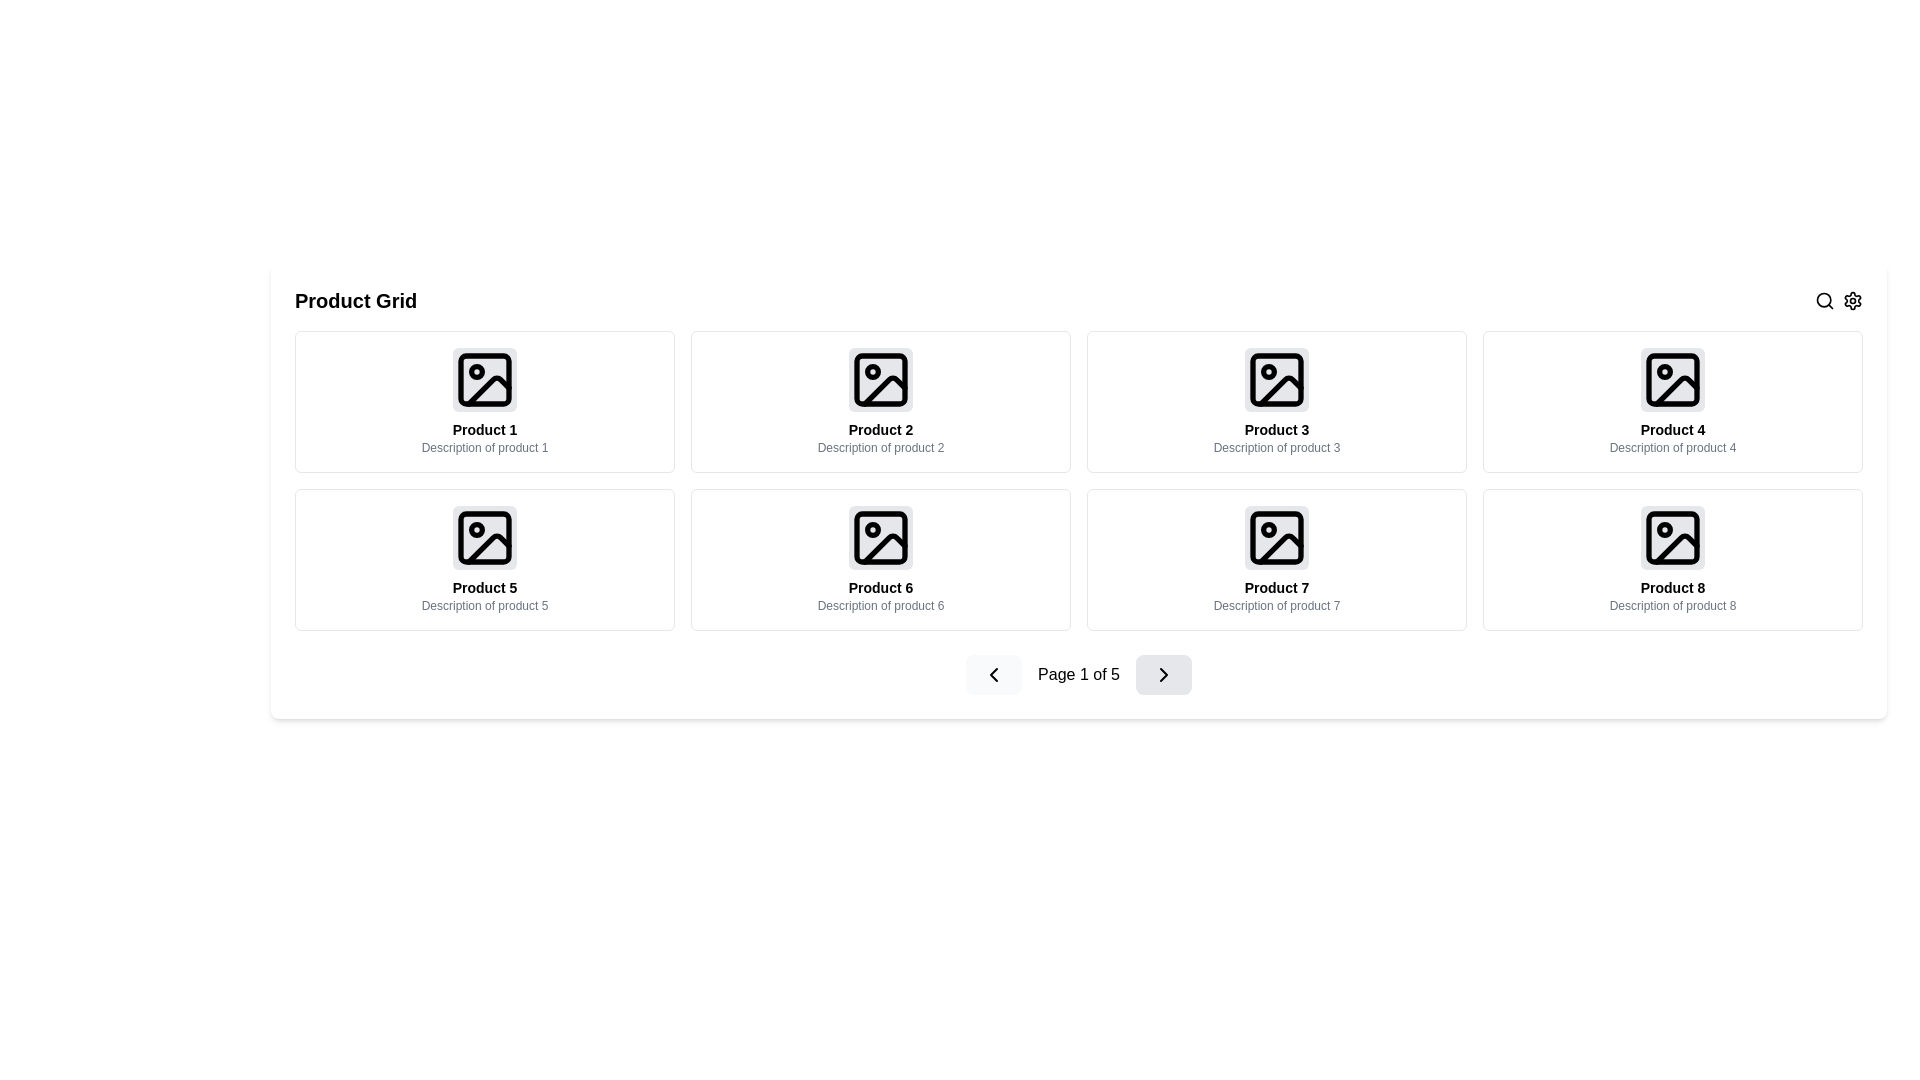 The width and height of the screenshot is (1920, 1080). Describe the element at coordinates (1275, 380) in the screenshot. I see `the Image Placeholder for 'Product 3', which is centrally aligned above the text 'Product 3' in the 'Product Grid'` at that location.